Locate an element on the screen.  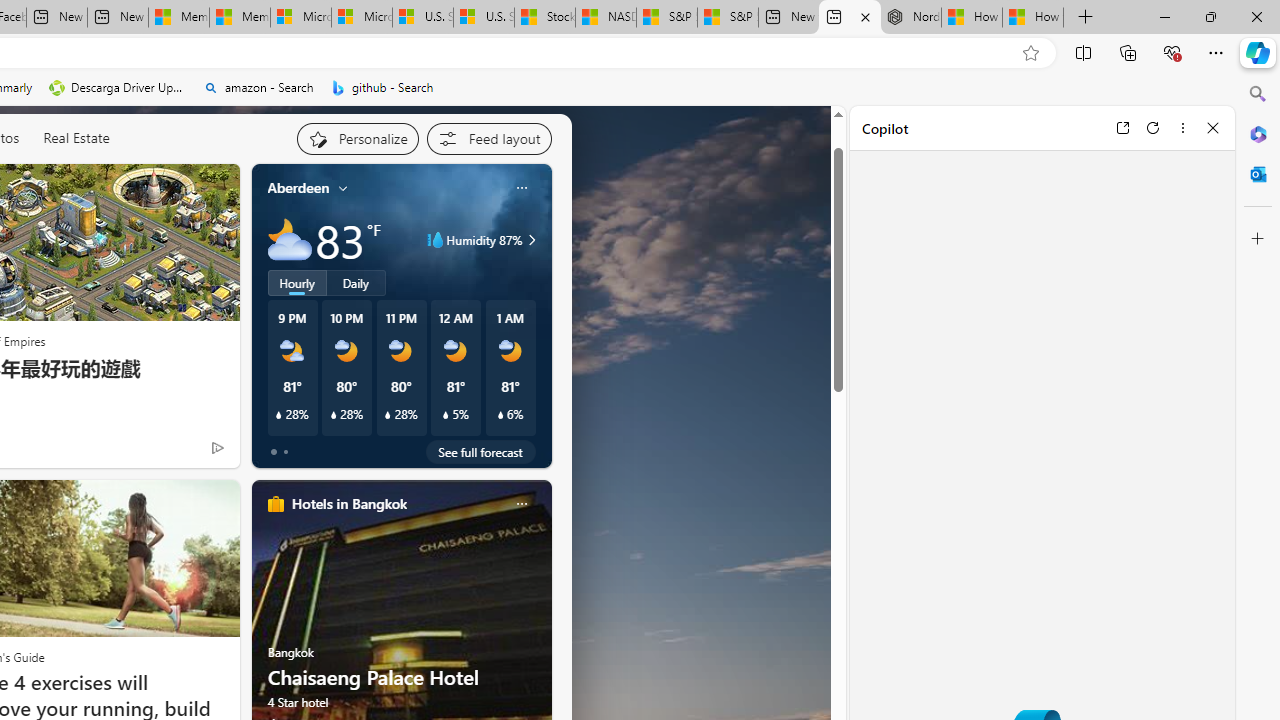
'Copilot (Ctrl+Shift+.)' is located at coordinates (1257, 51).